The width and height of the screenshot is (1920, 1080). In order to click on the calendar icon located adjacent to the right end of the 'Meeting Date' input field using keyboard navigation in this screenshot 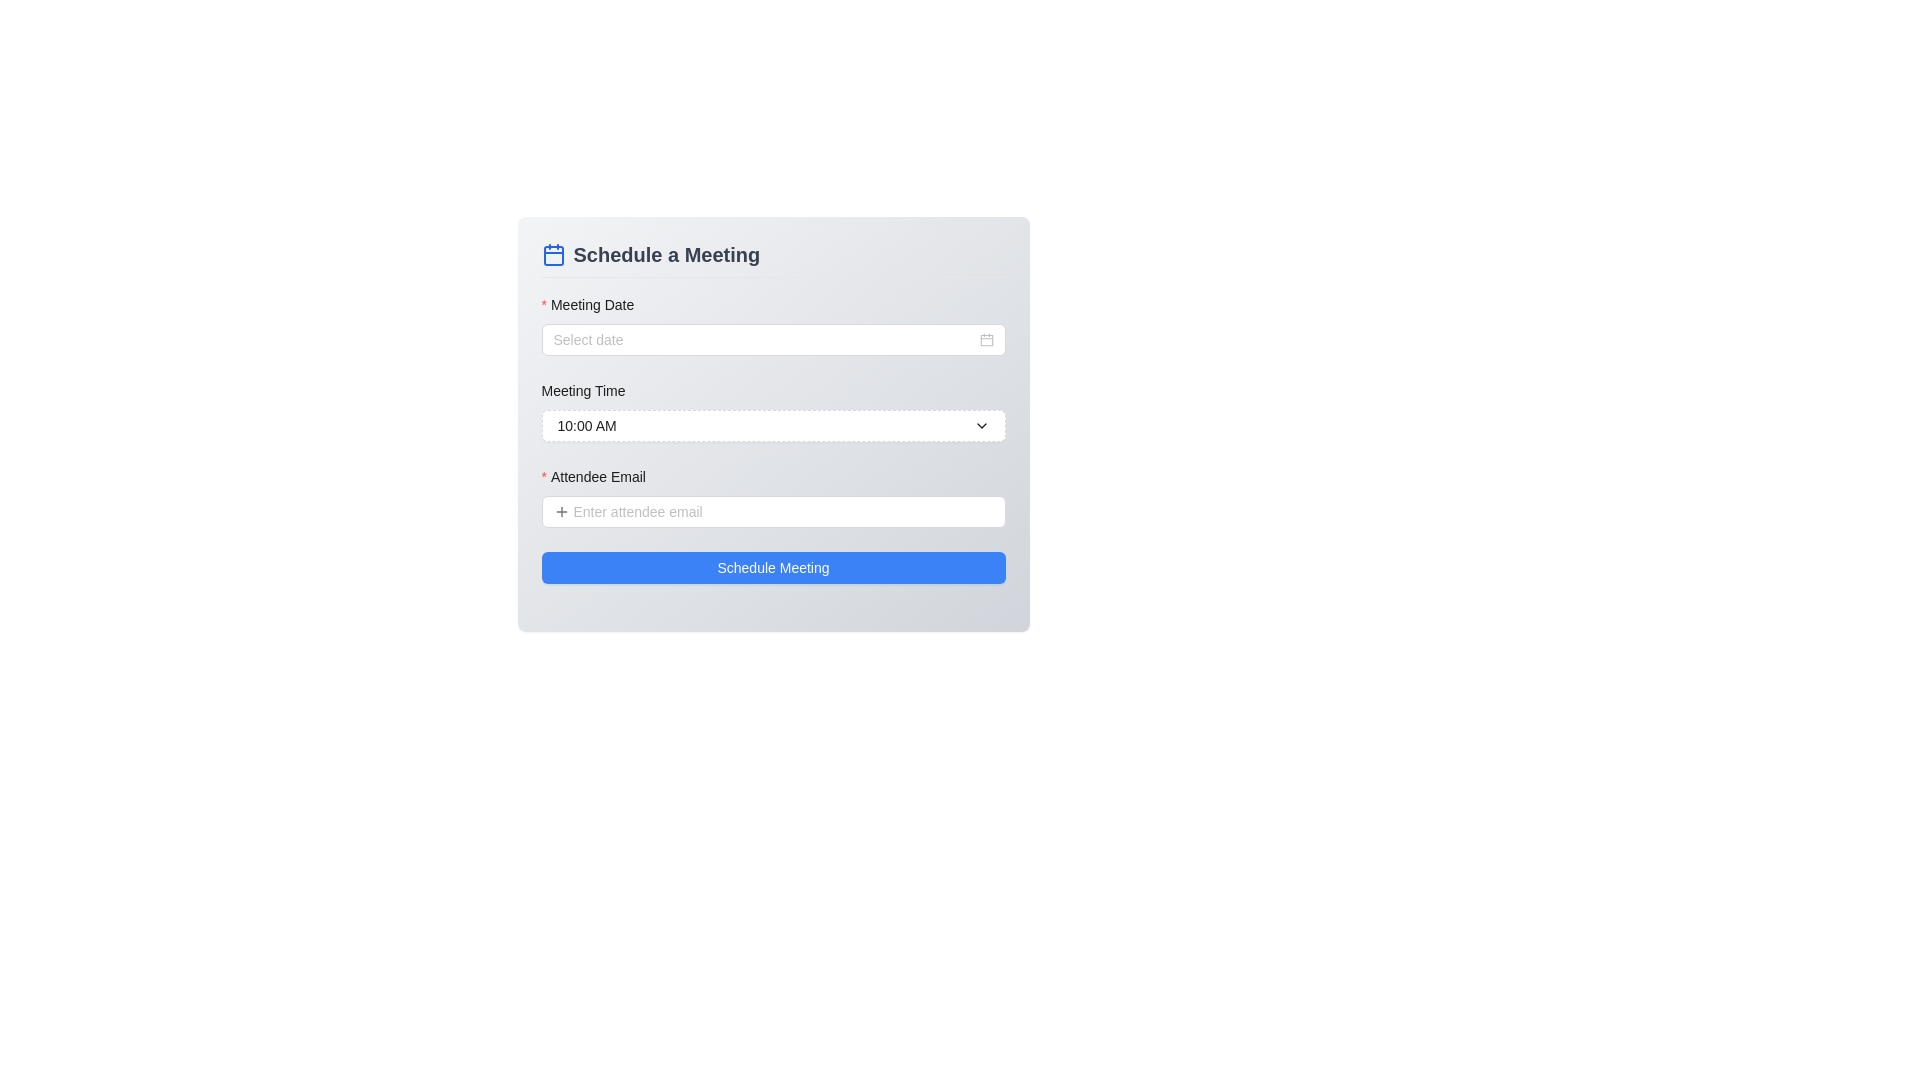, I will do `click(986, 338)`.